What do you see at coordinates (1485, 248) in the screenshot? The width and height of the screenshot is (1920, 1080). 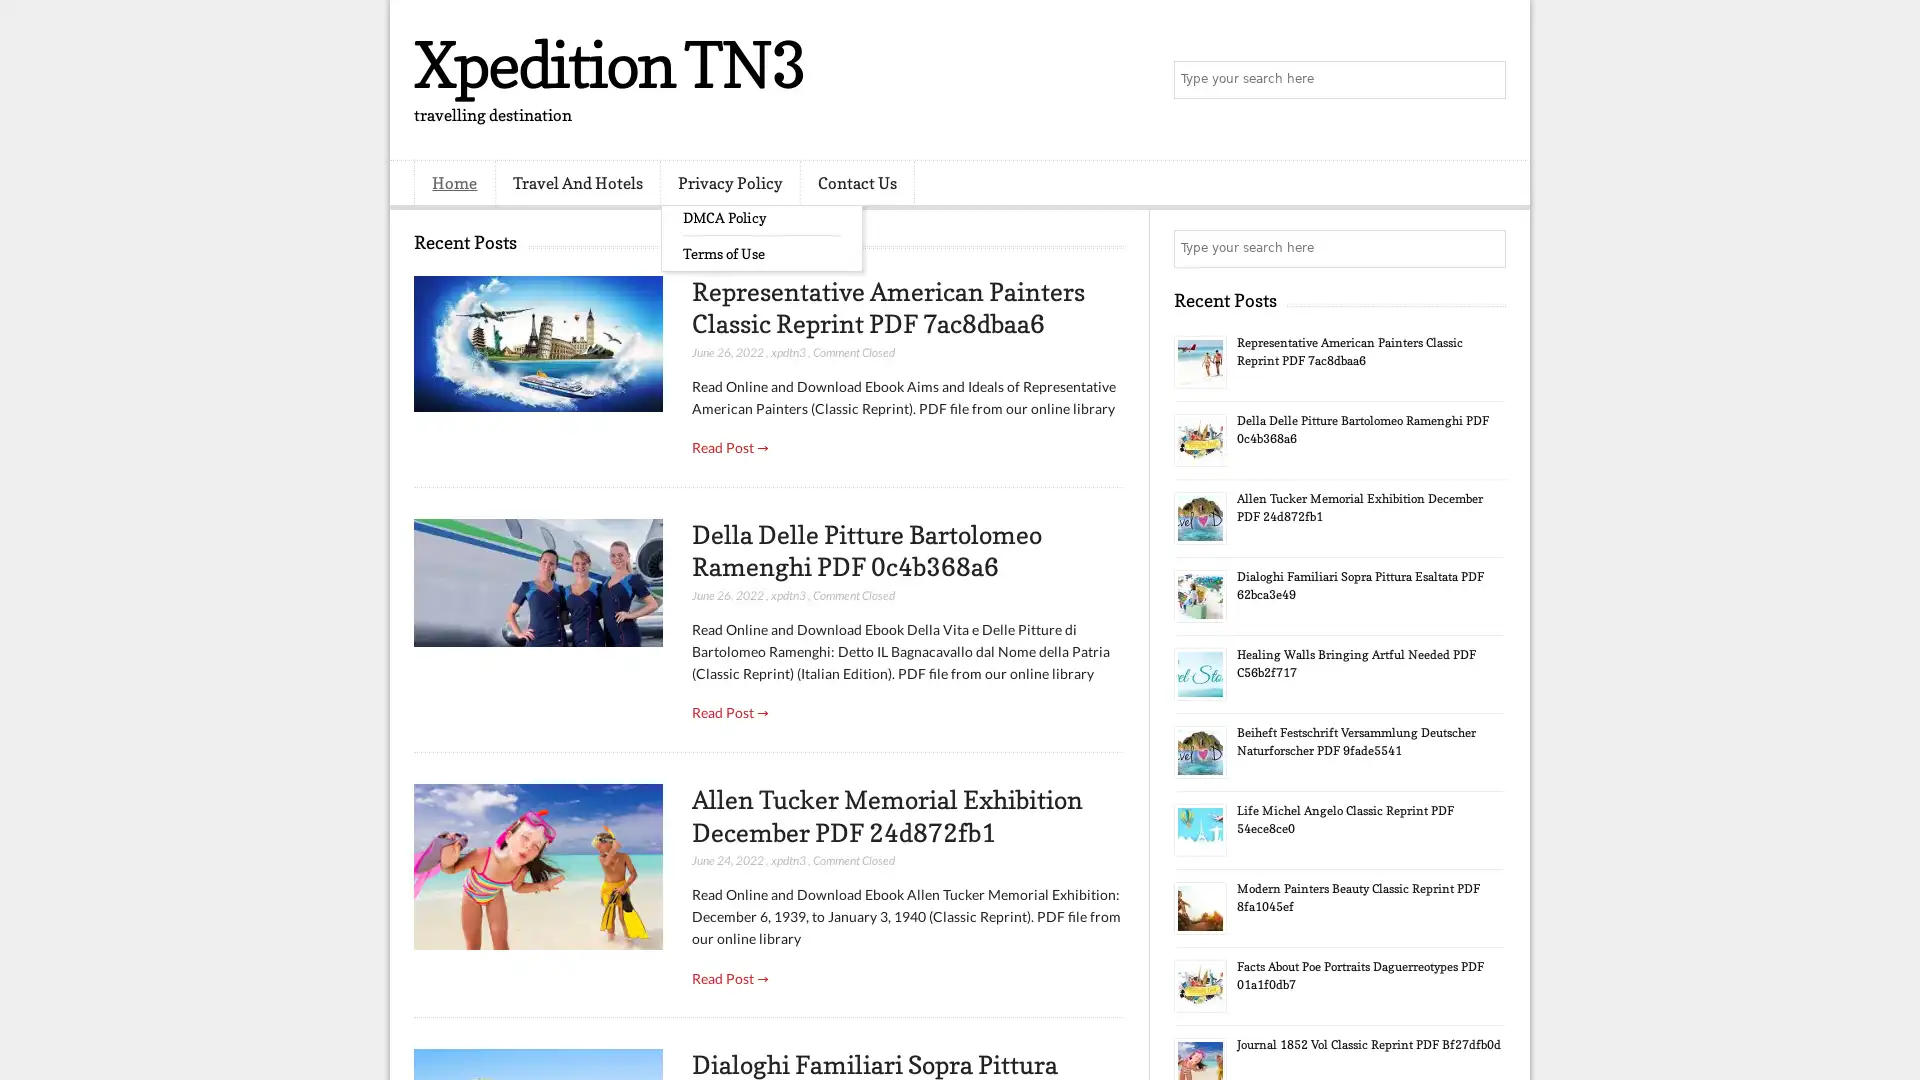 I see `Search` at bounding box center [1485, 248].